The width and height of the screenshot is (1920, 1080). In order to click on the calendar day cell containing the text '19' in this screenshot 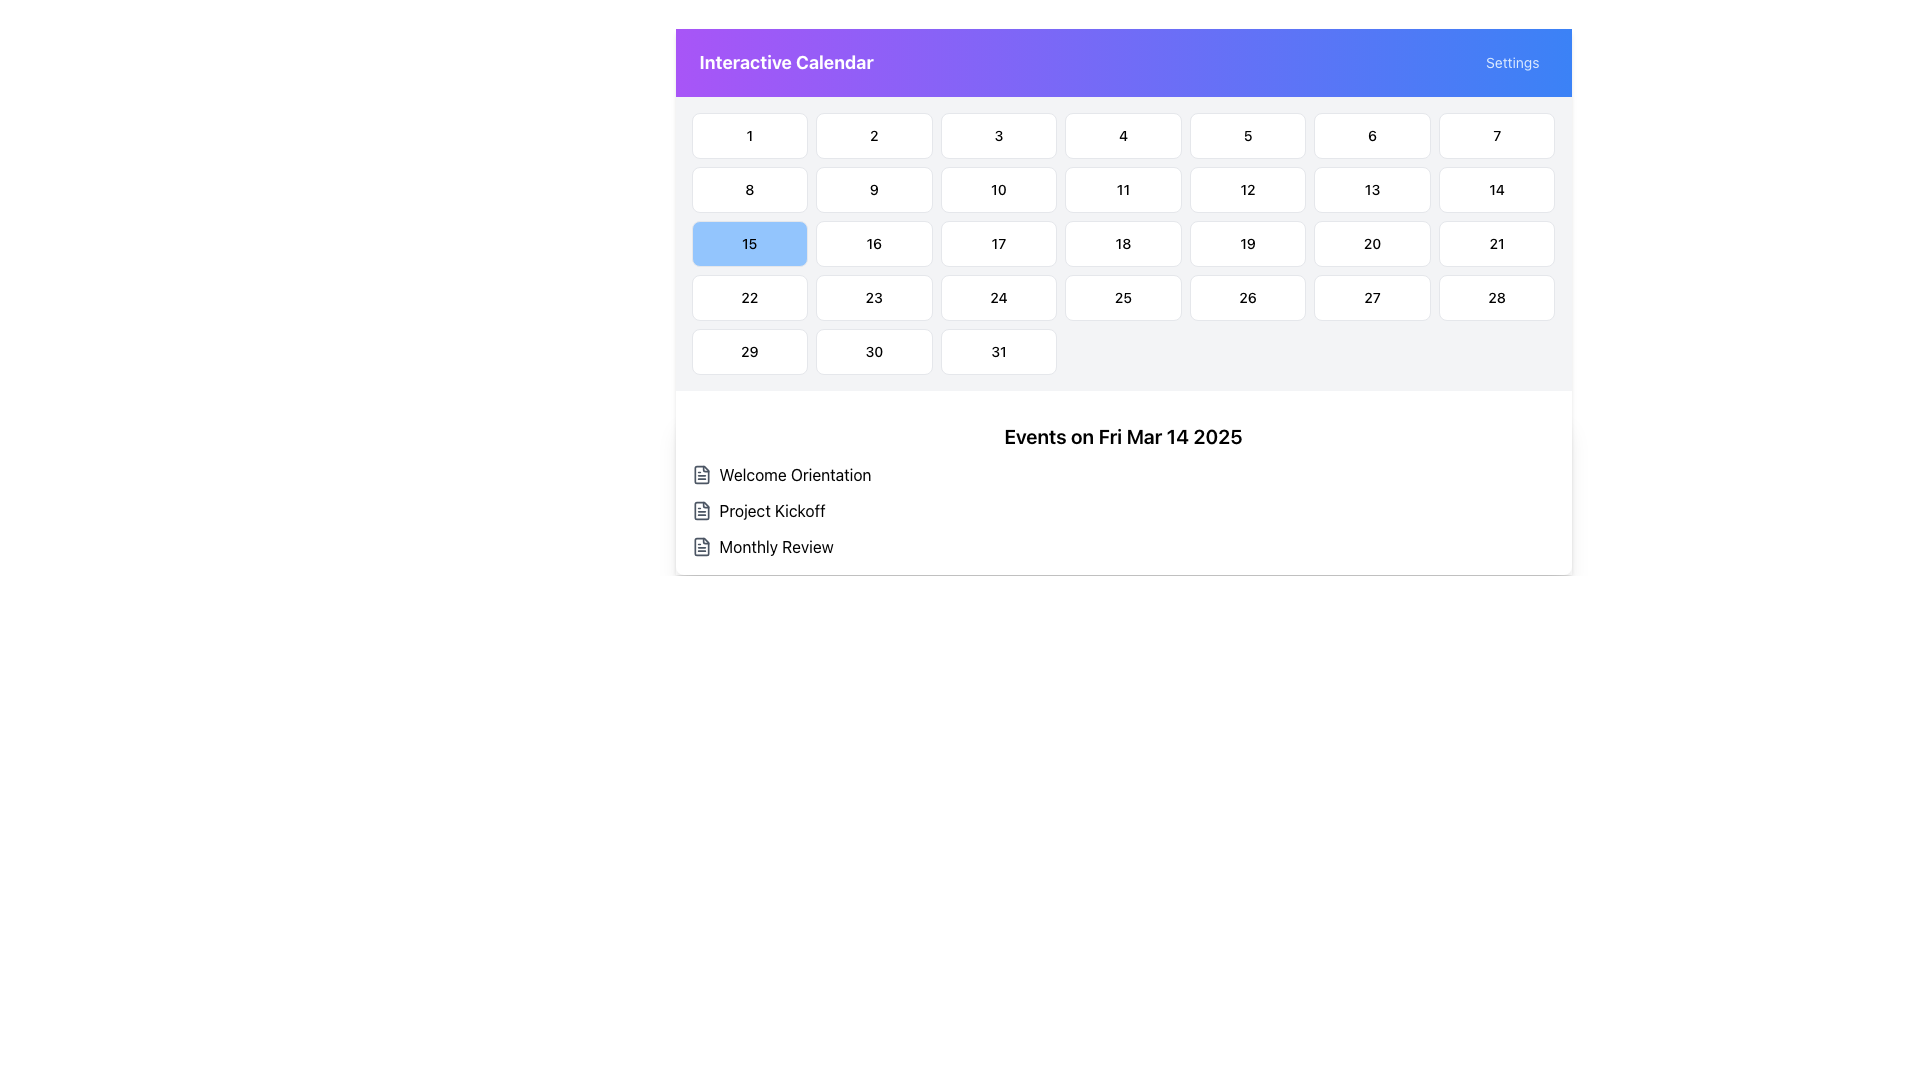, I will do `click(1247, 242)`.